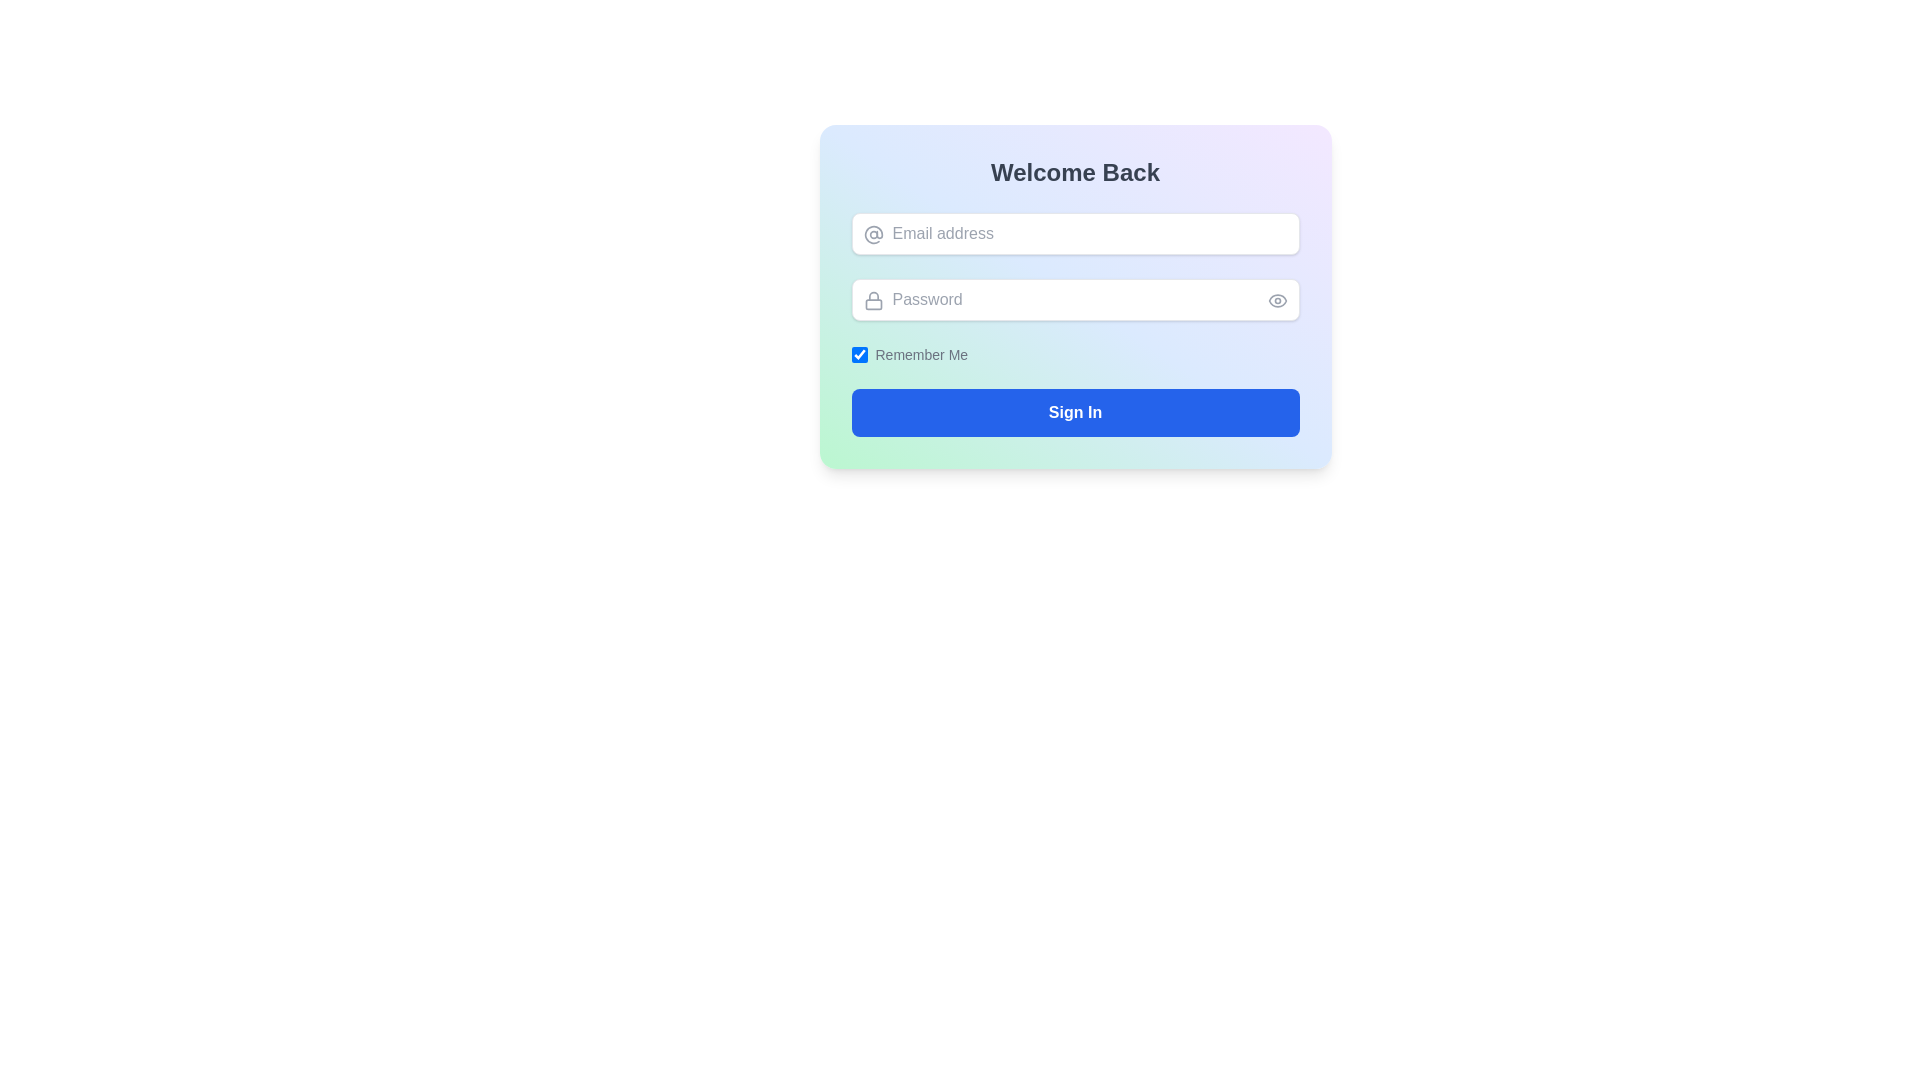 The width and height of the screenshot is (1920, 1080). What do you see at coordinates (1074, 300) in the screenshot?
I see `the password input field in the login form to focus and start inputting the password` at bounding box center [1074, 300].